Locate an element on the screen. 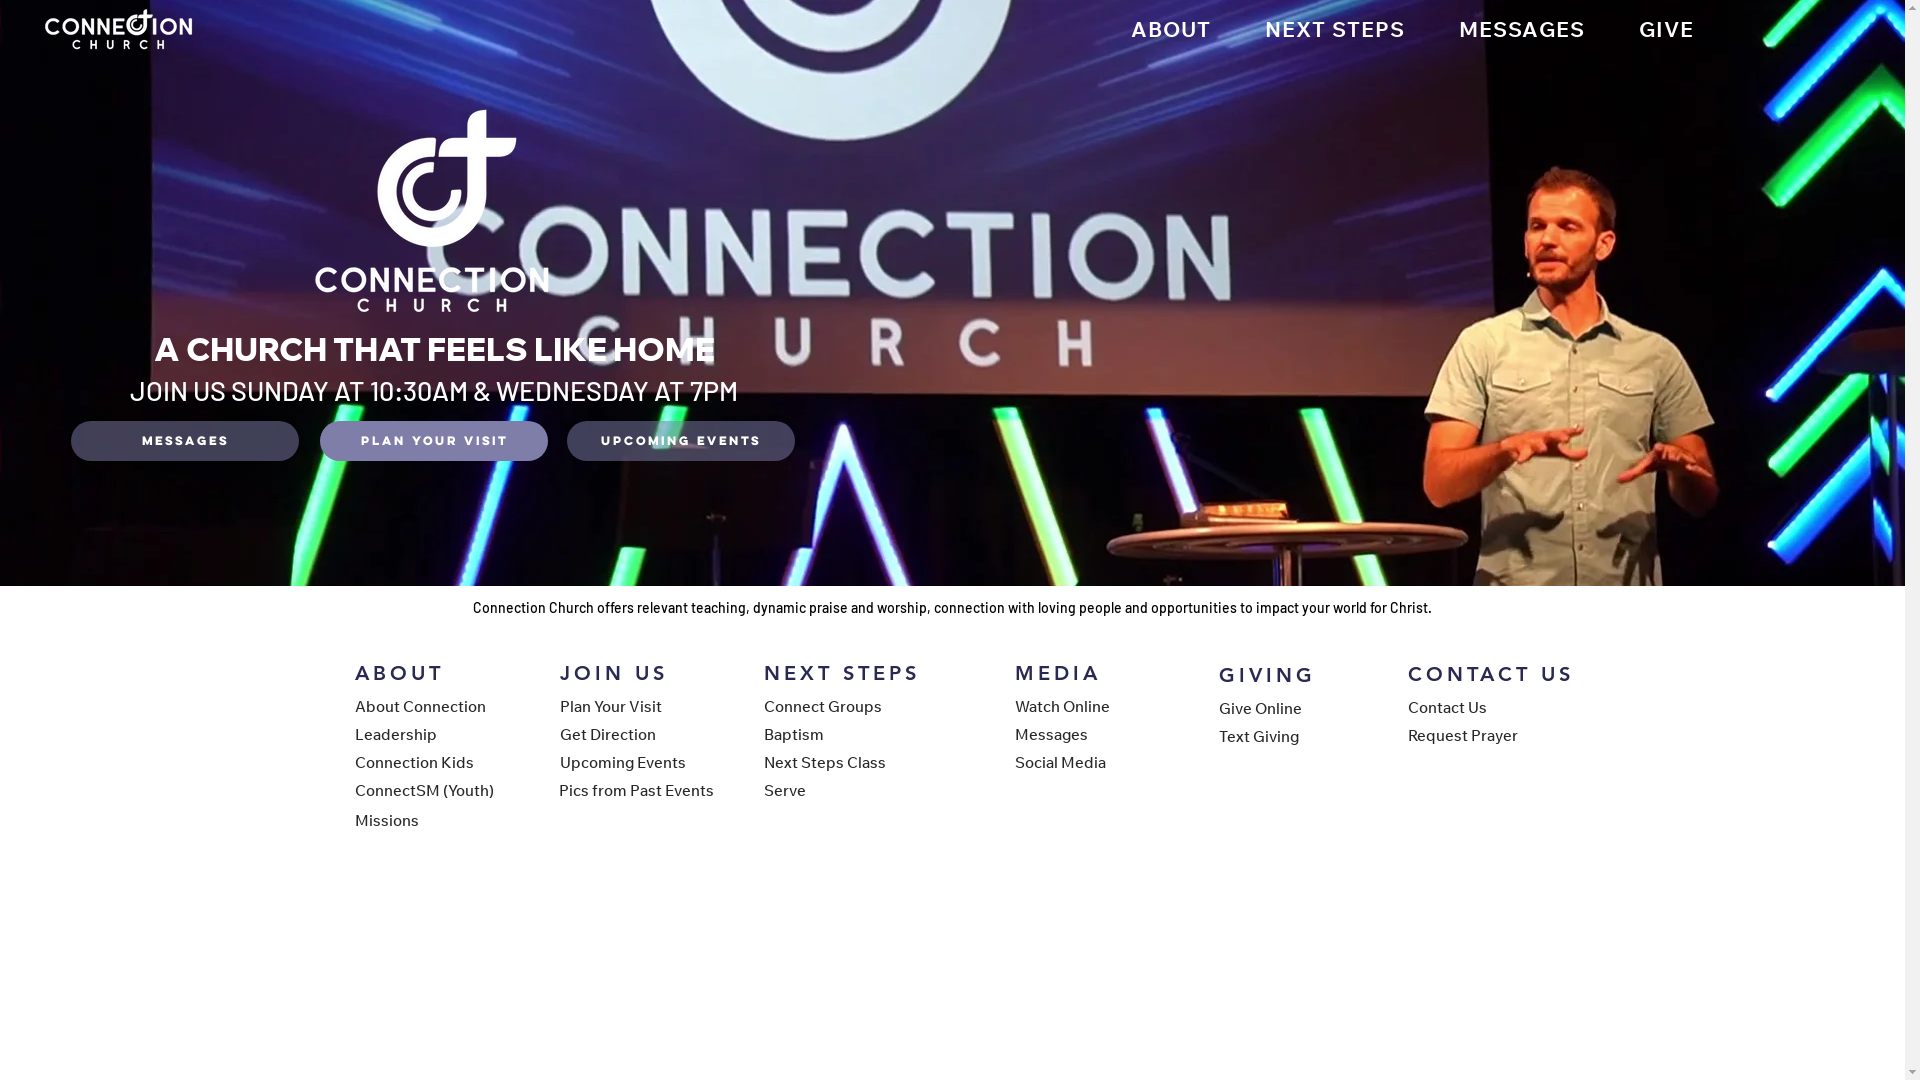 The height and width of the screenshot is (1080, 1920). 'Connection Kids' is located at coordinates (354, 762).